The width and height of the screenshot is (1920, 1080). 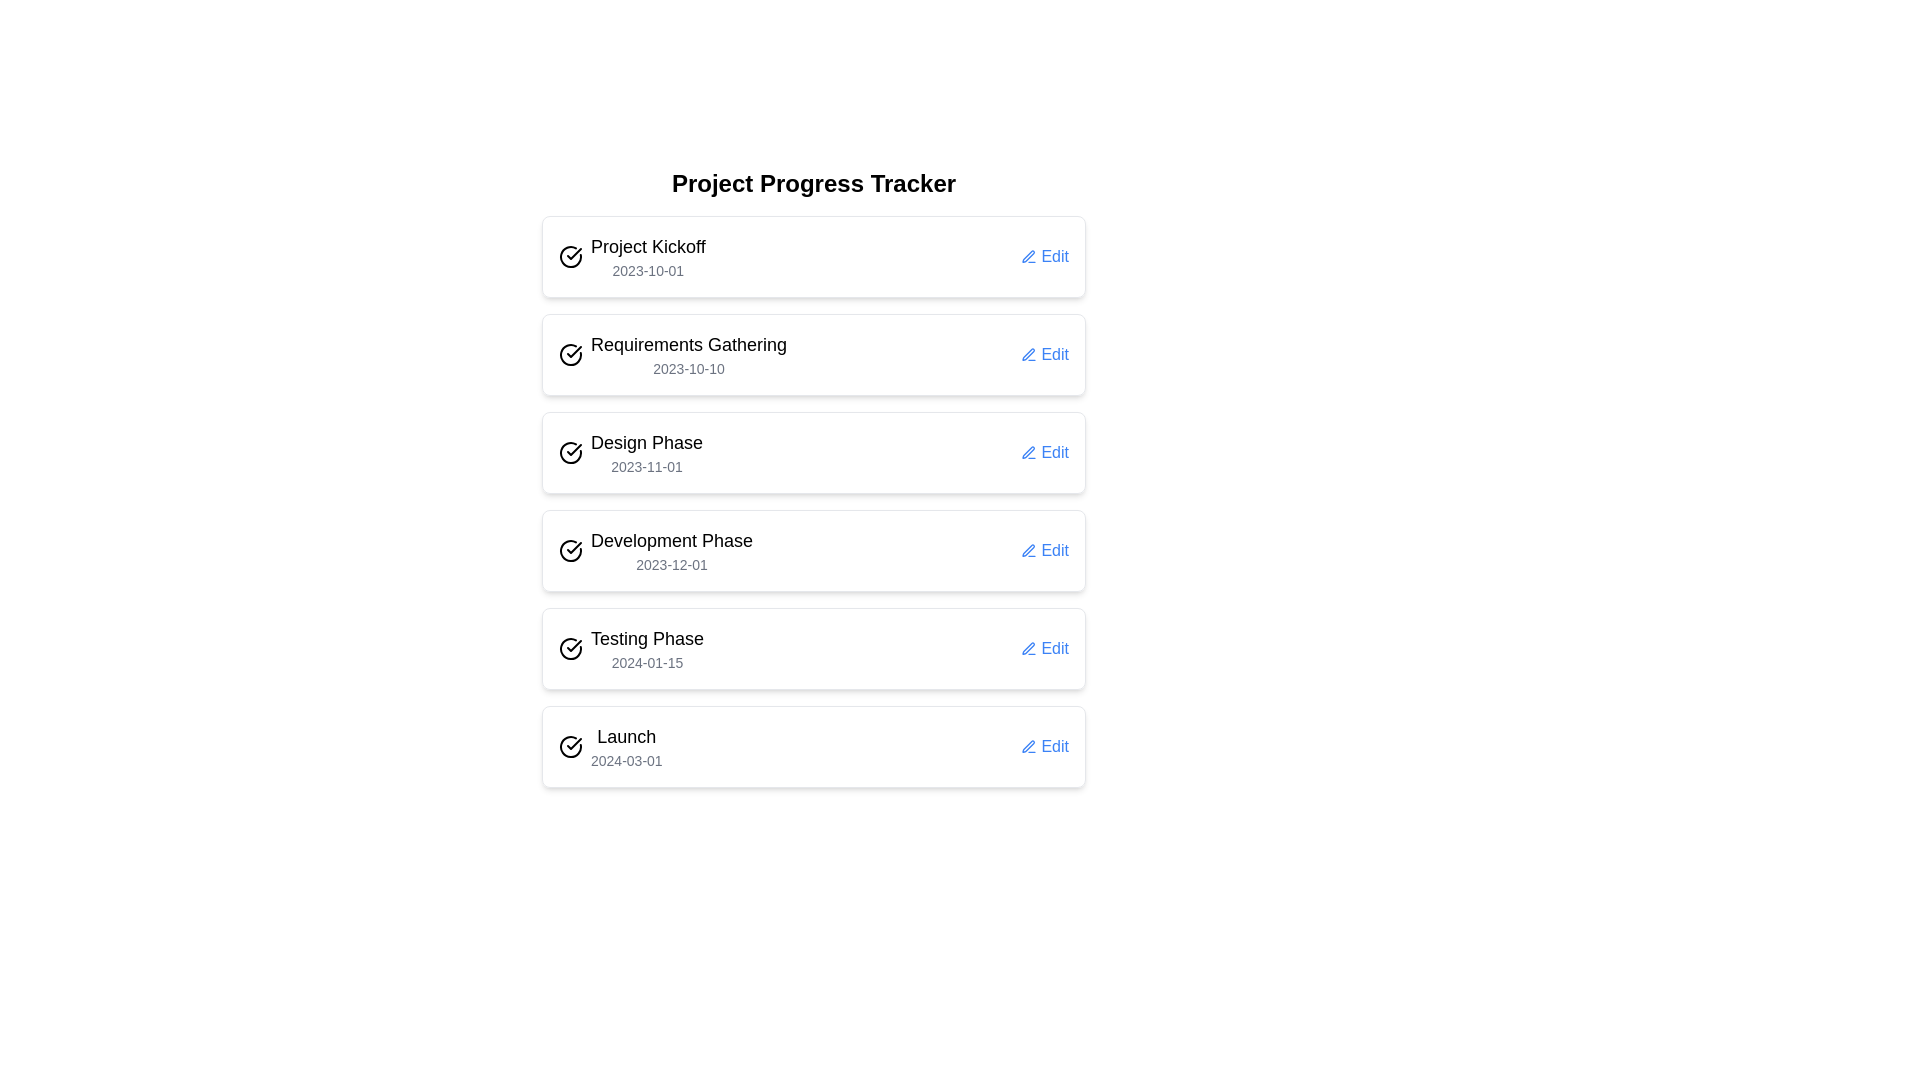 What do you see at coordinates (689, 369) in the screenshot?
I see `text label displaying '2023-10-10', which is styled in small gray typography and located below 'Requirements Gathering' within the second card of the 'Project Progress Tracker'` at bounding box center [689, 369].